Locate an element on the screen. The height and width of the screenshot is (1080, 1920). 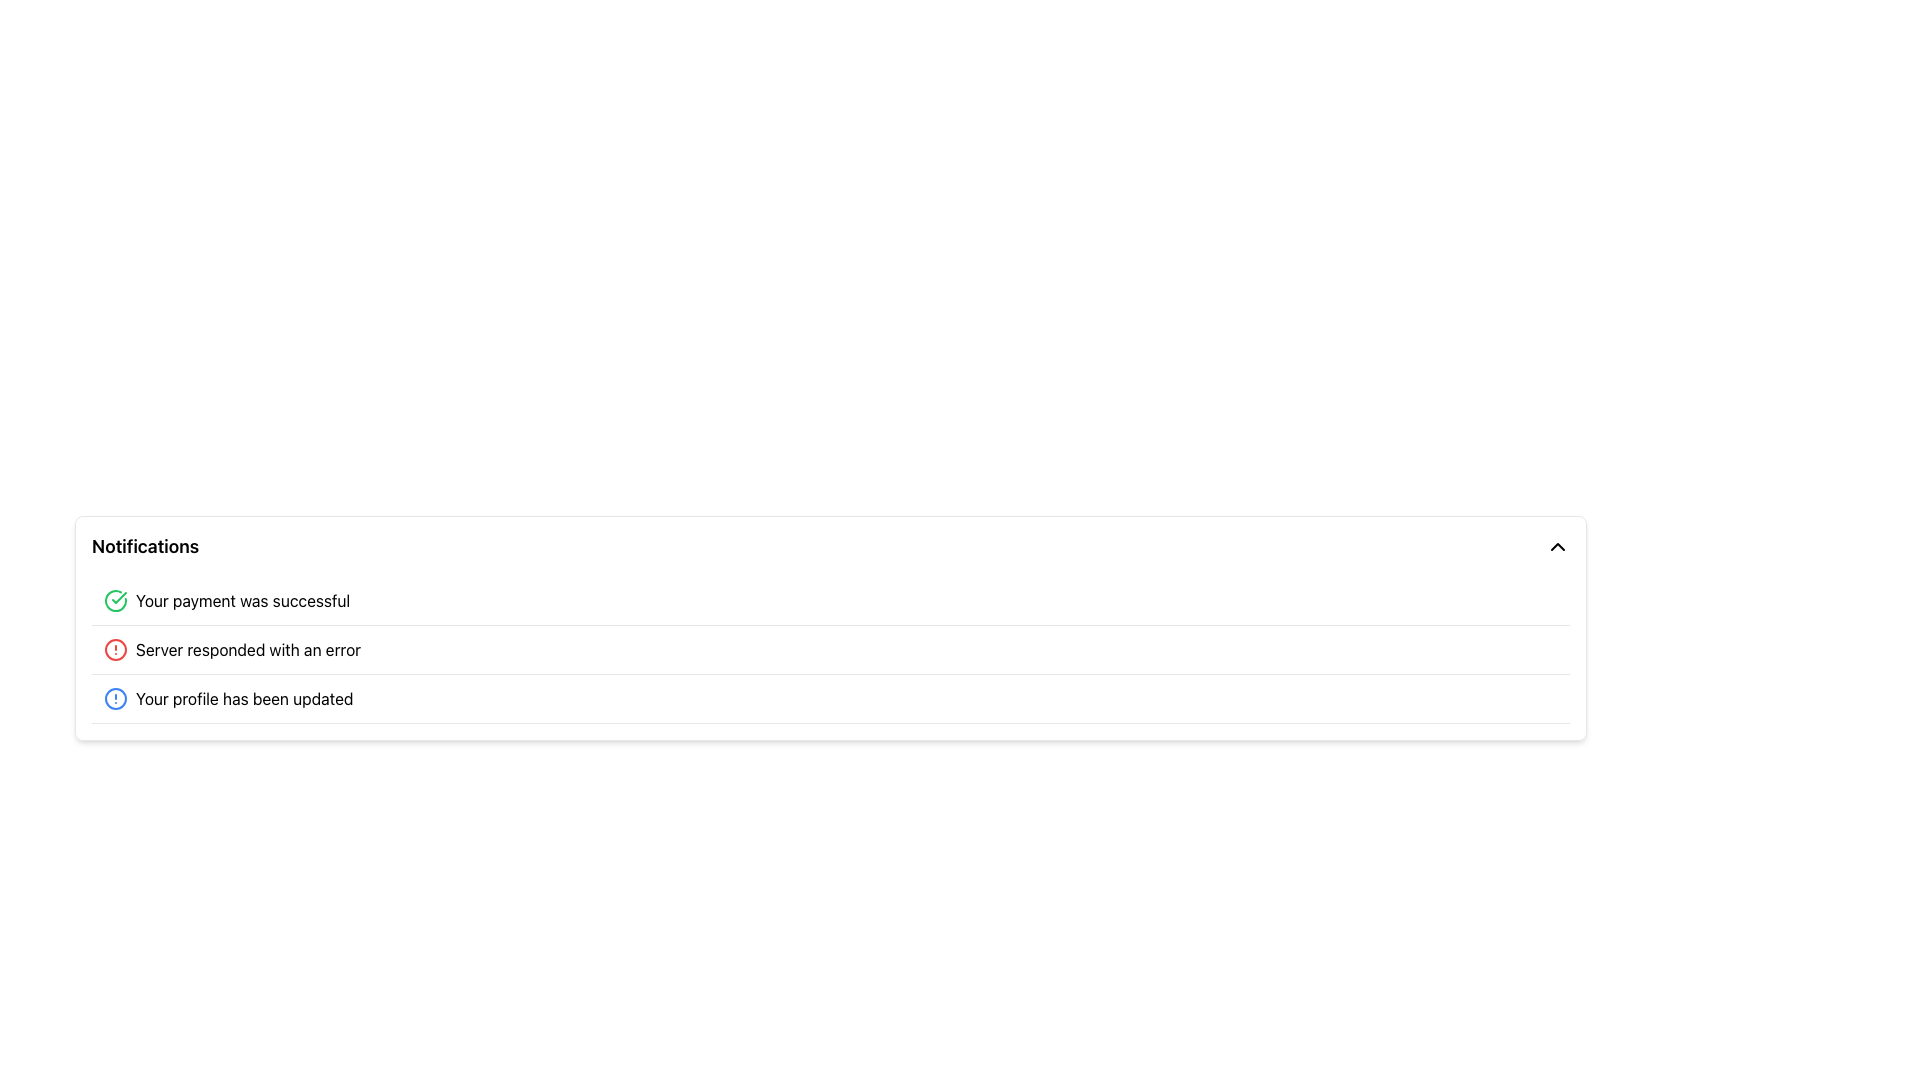
the second notification list item that indicates an error response from the server, located between 'Your payment was successful' and 'Your profile has been updated' is located at coordinates (830, 650).